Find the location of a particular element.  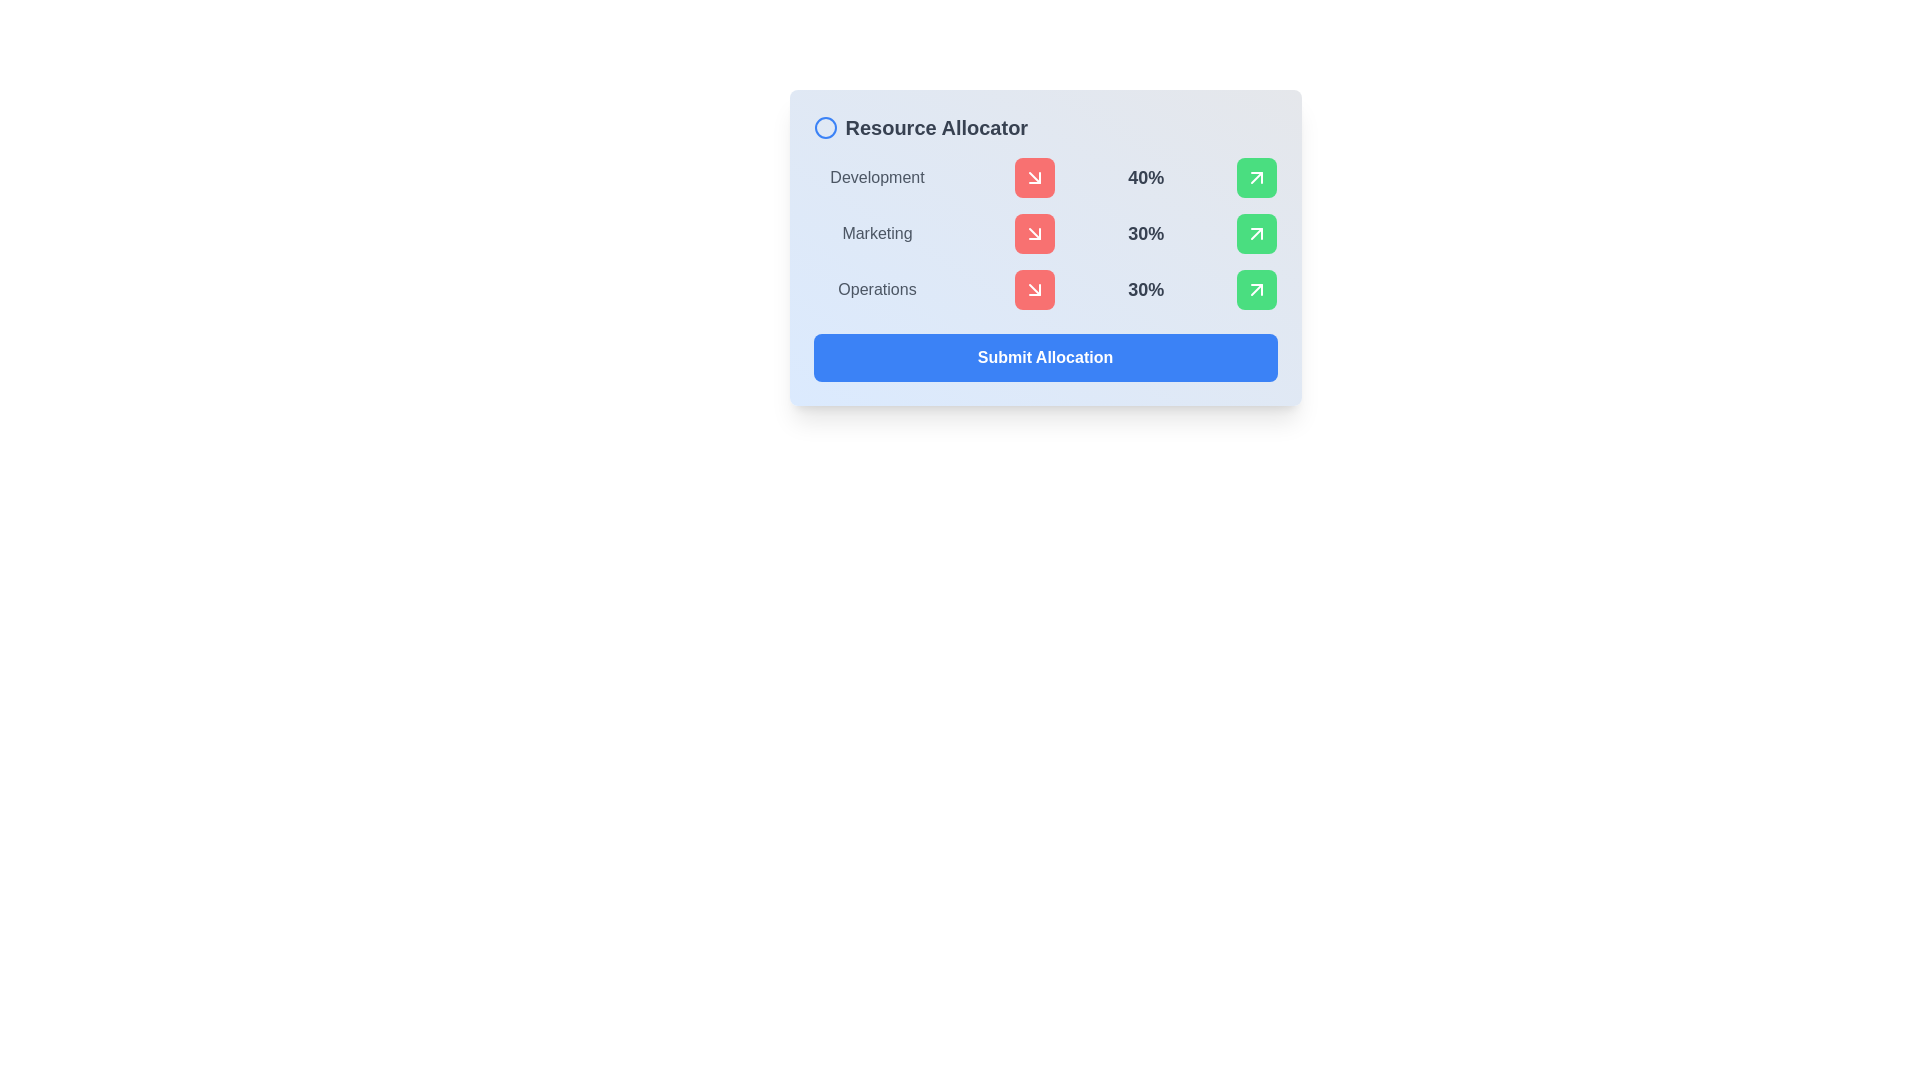

the circular blue outlined icon located to the left of the 'Resource Allocator' text at the top left corner of the interface is located at coordinates (825, 127).